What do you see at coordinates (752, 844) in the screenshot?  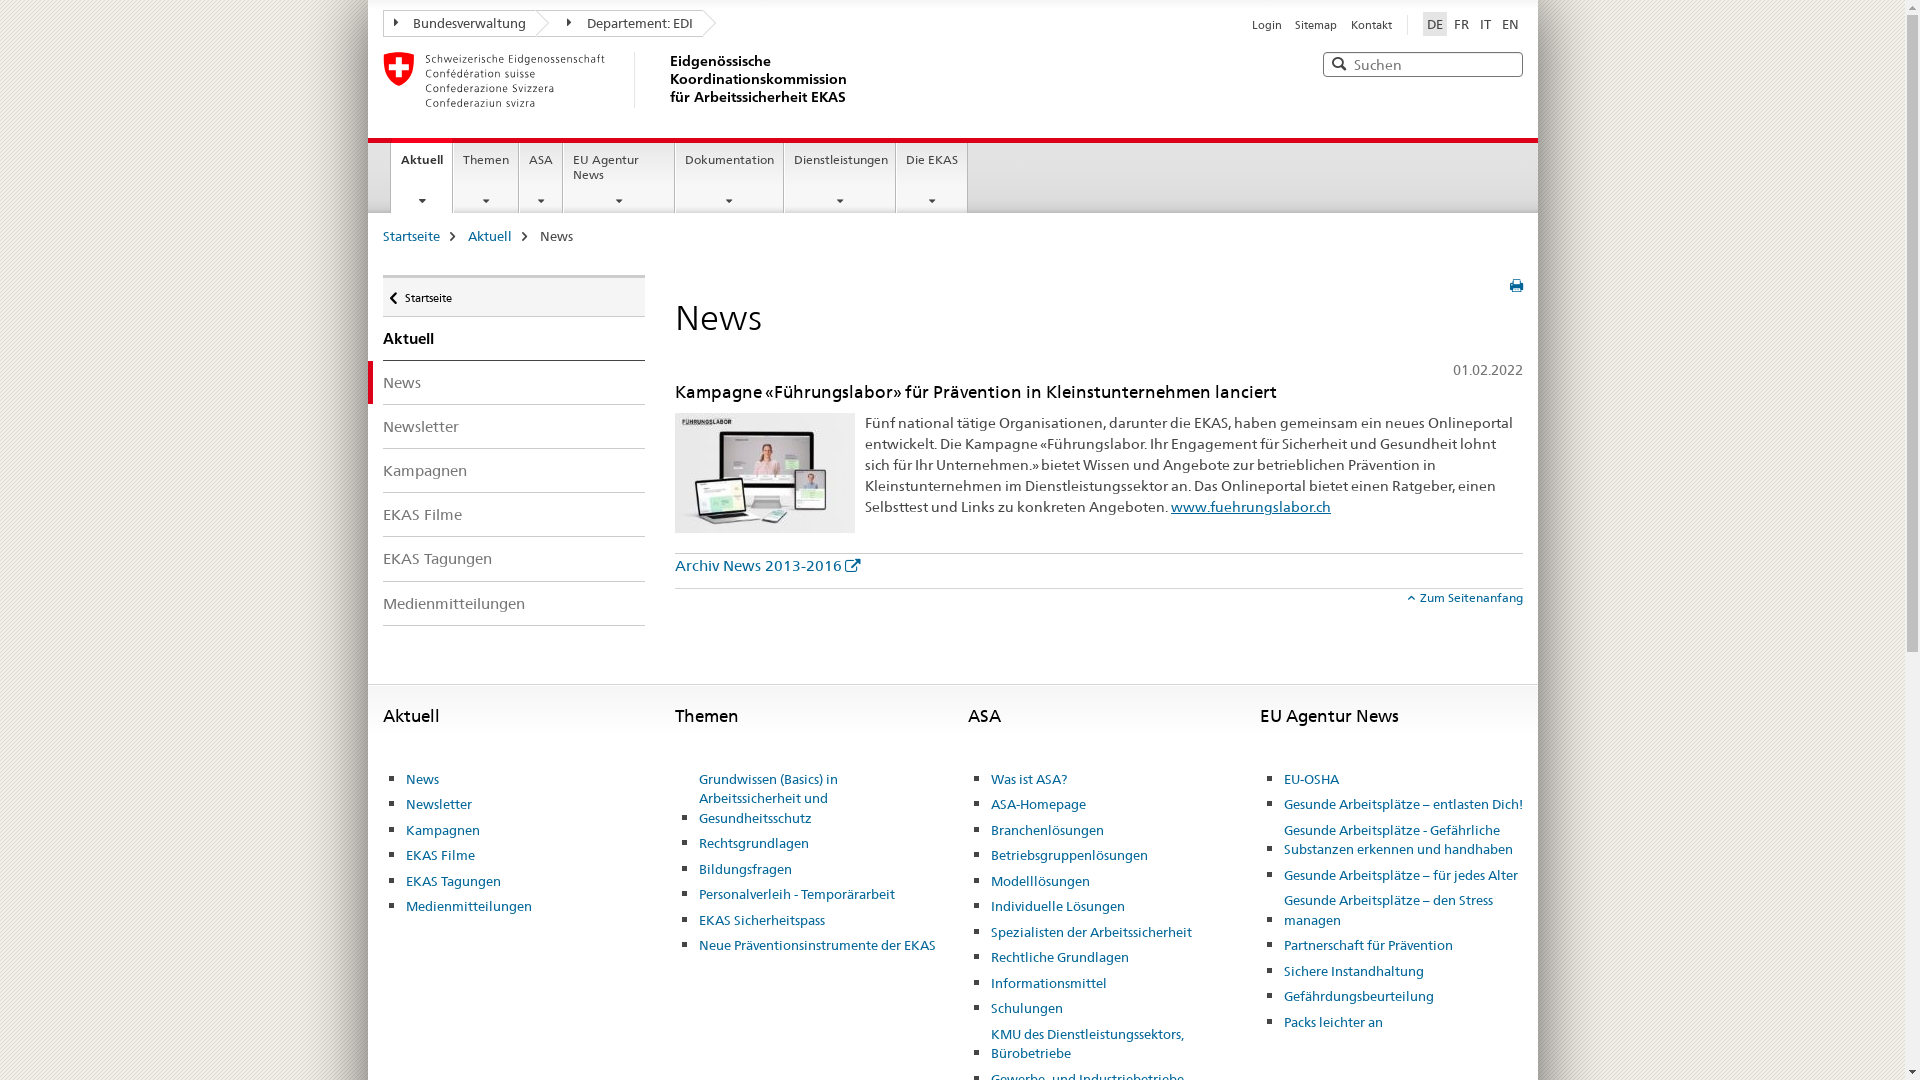 I see `'Rechtsgrundlagen'` at bounding box center [752, 844].